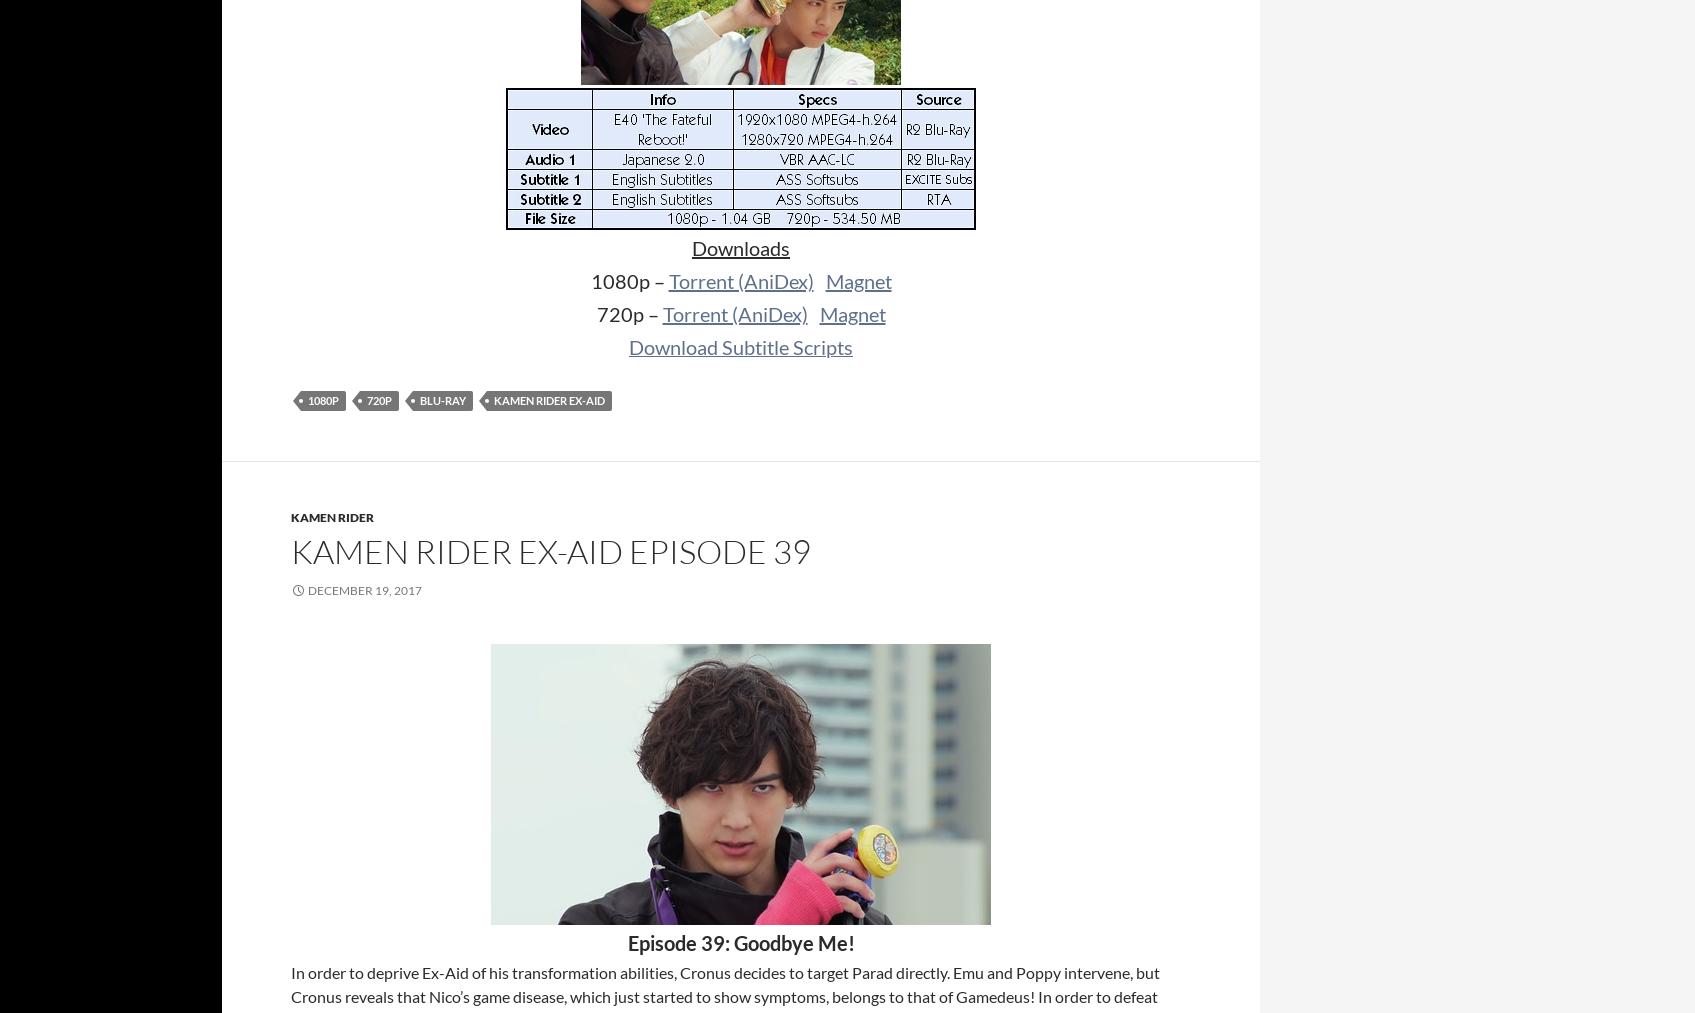  I want to click on 'Kamen Rider Ex-Aid Episode 39', so click(551, 551).